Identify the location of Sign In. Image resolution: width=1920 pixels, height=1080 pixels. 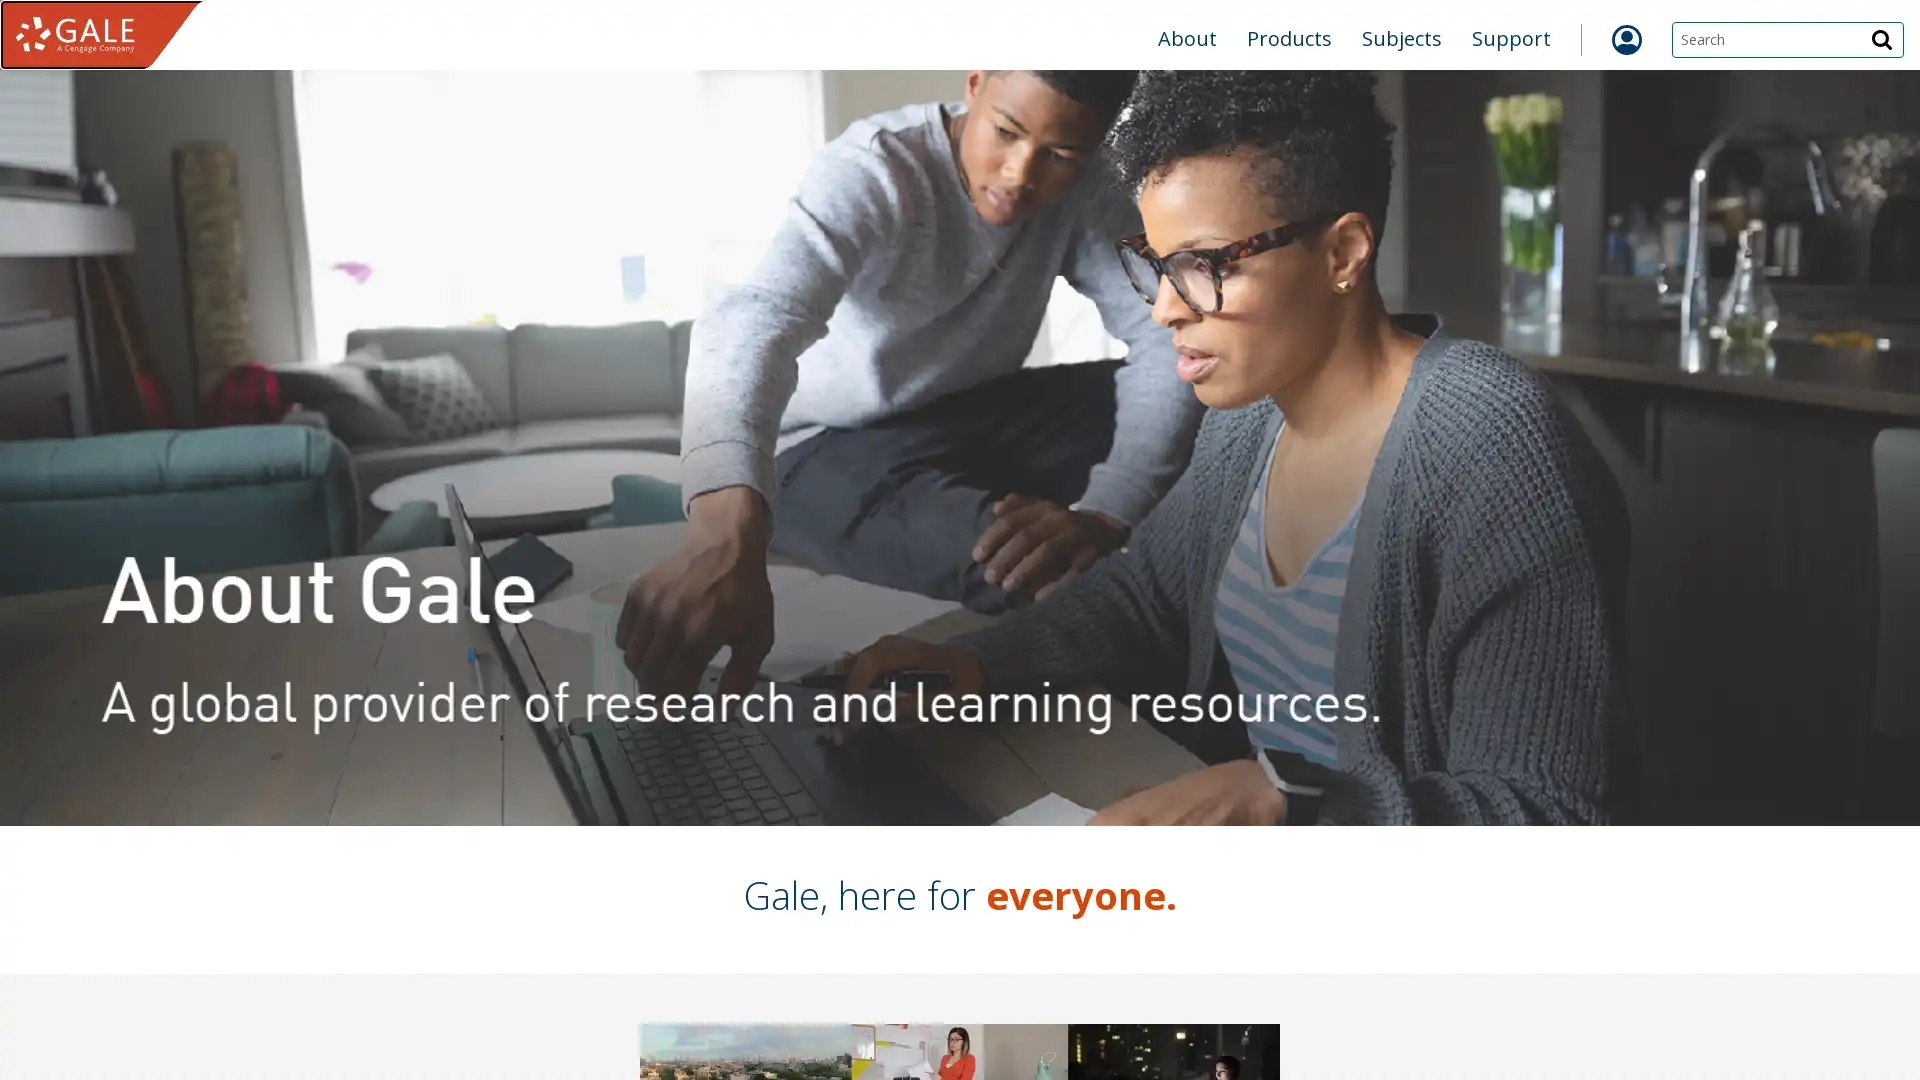
(1261, 141).